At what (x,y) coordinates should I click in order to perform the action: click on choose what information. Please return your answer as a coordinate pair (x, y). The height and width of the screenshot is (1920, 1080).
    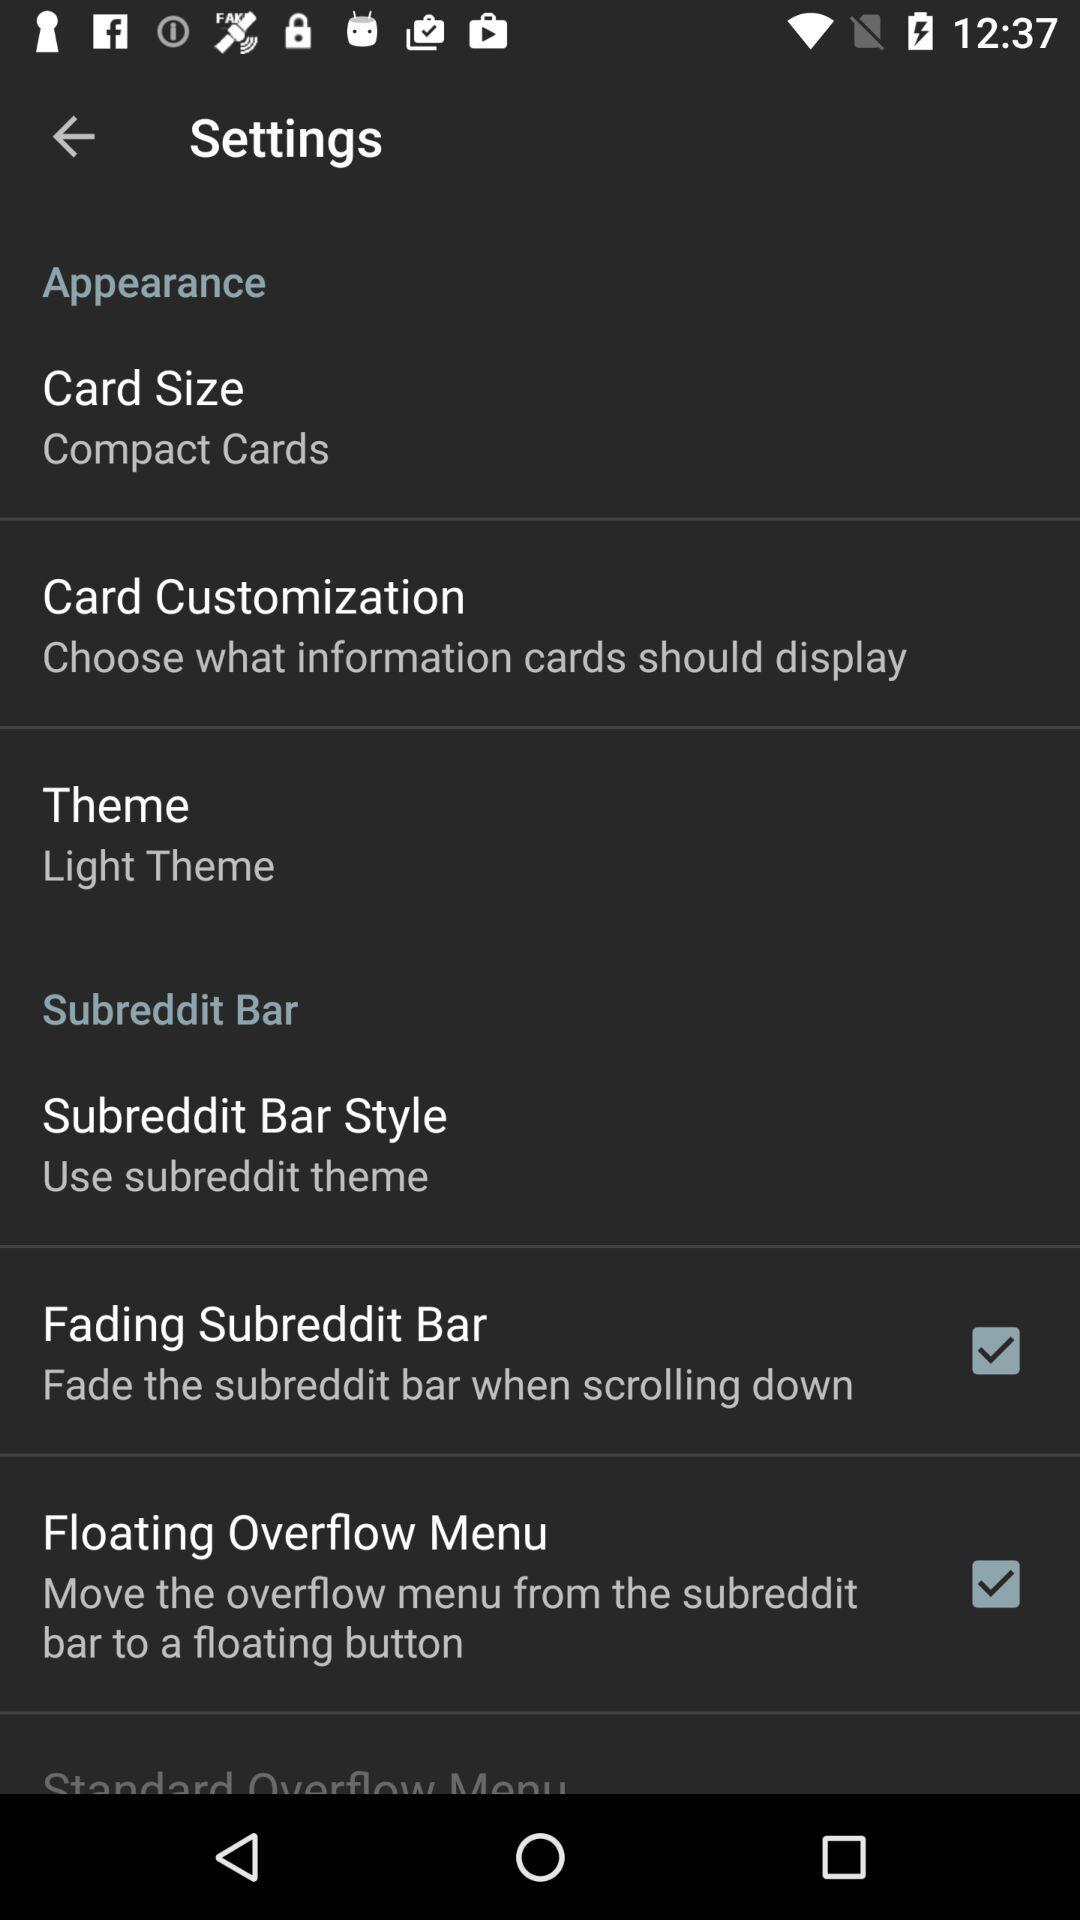
    Looking at the image, I should click on (474, 655).